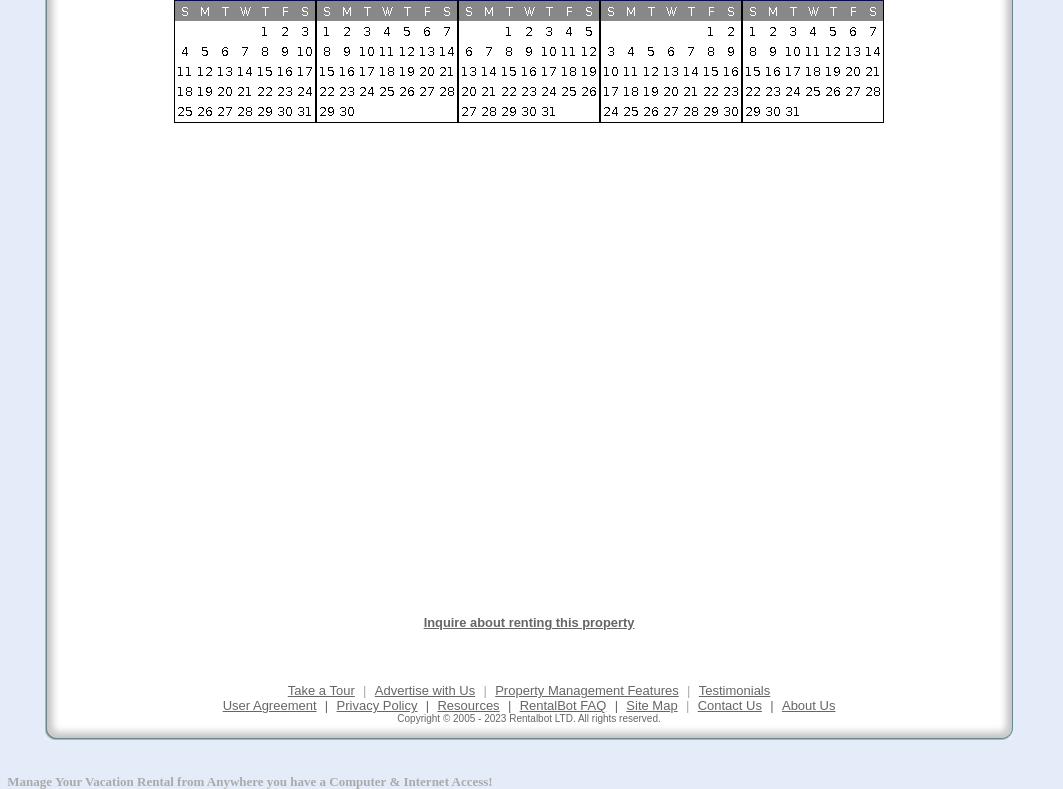  What do you see at coordinates (422, 621) in the screenshot?
I see `'Inquire about renting this property'` at bounding box center [422, 621].